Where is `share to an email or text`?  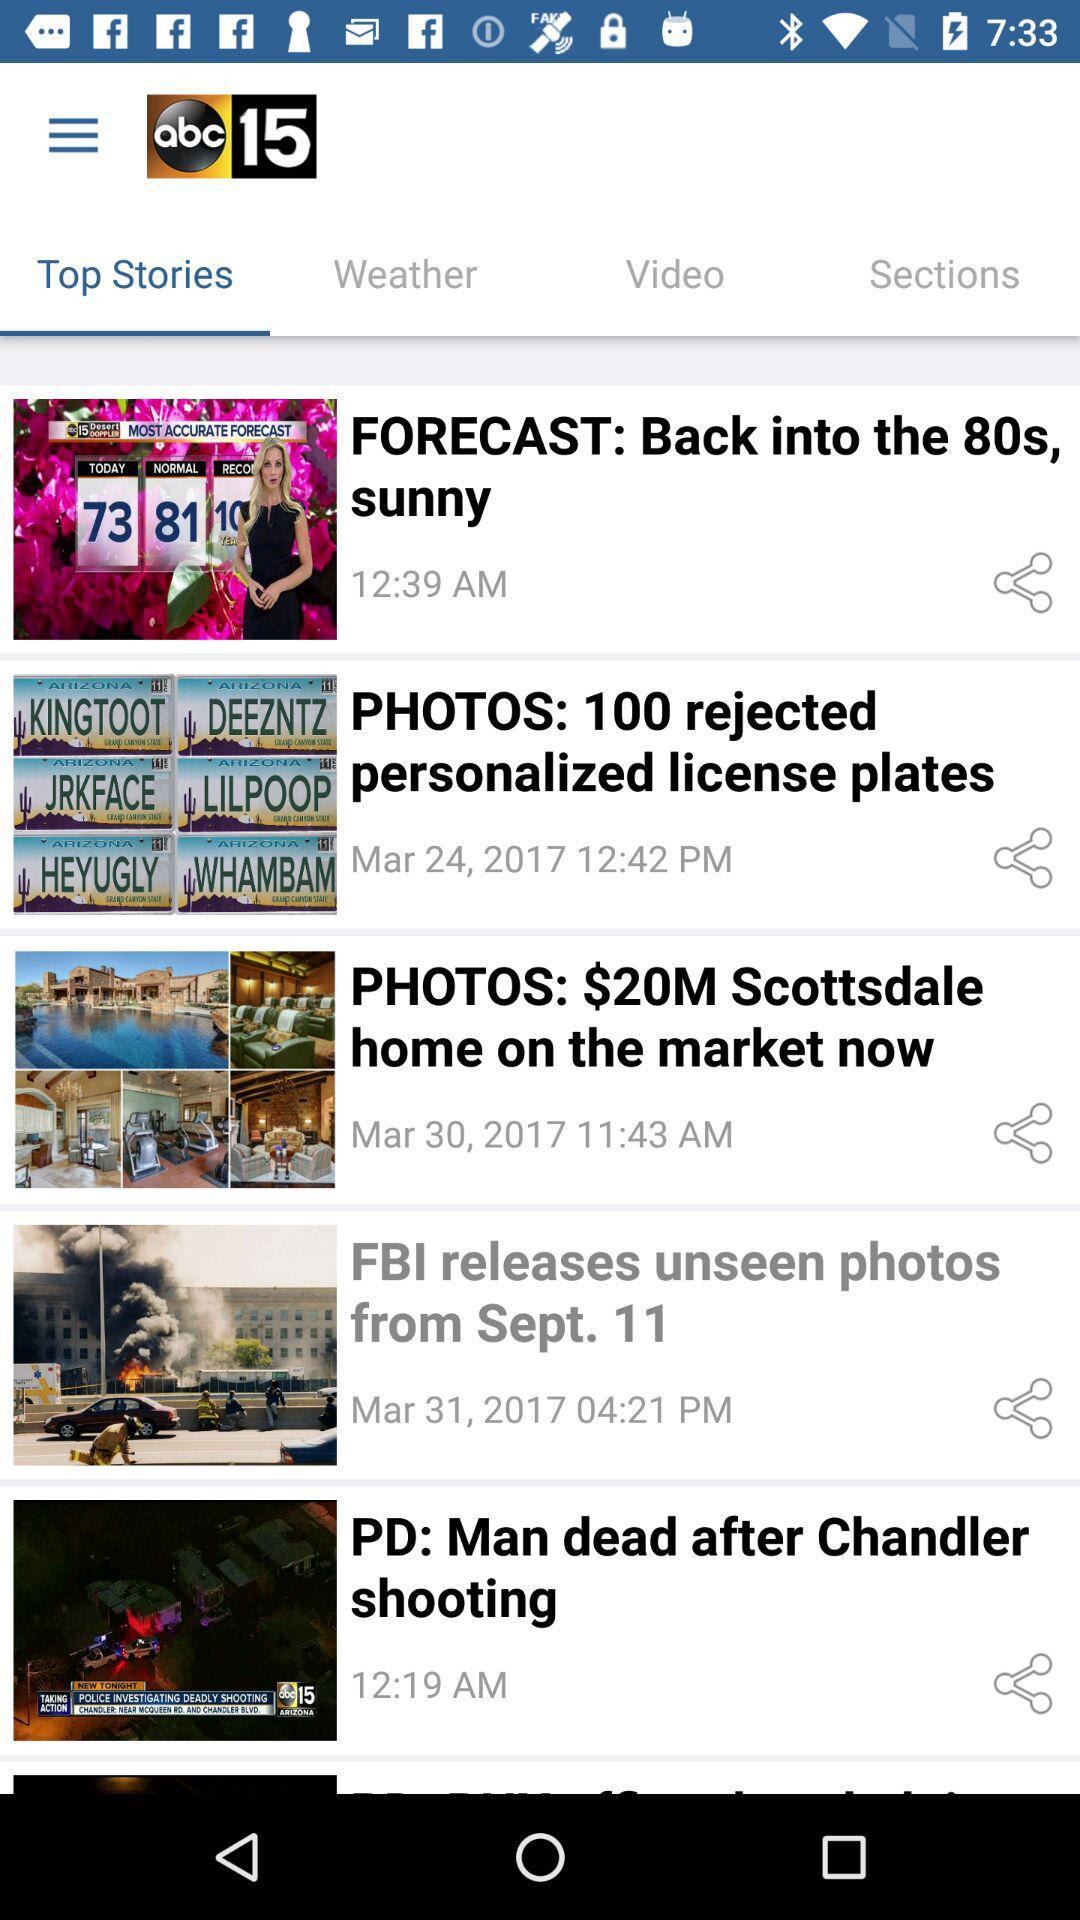 share to an email or text is located at coordinates (1027, 858).